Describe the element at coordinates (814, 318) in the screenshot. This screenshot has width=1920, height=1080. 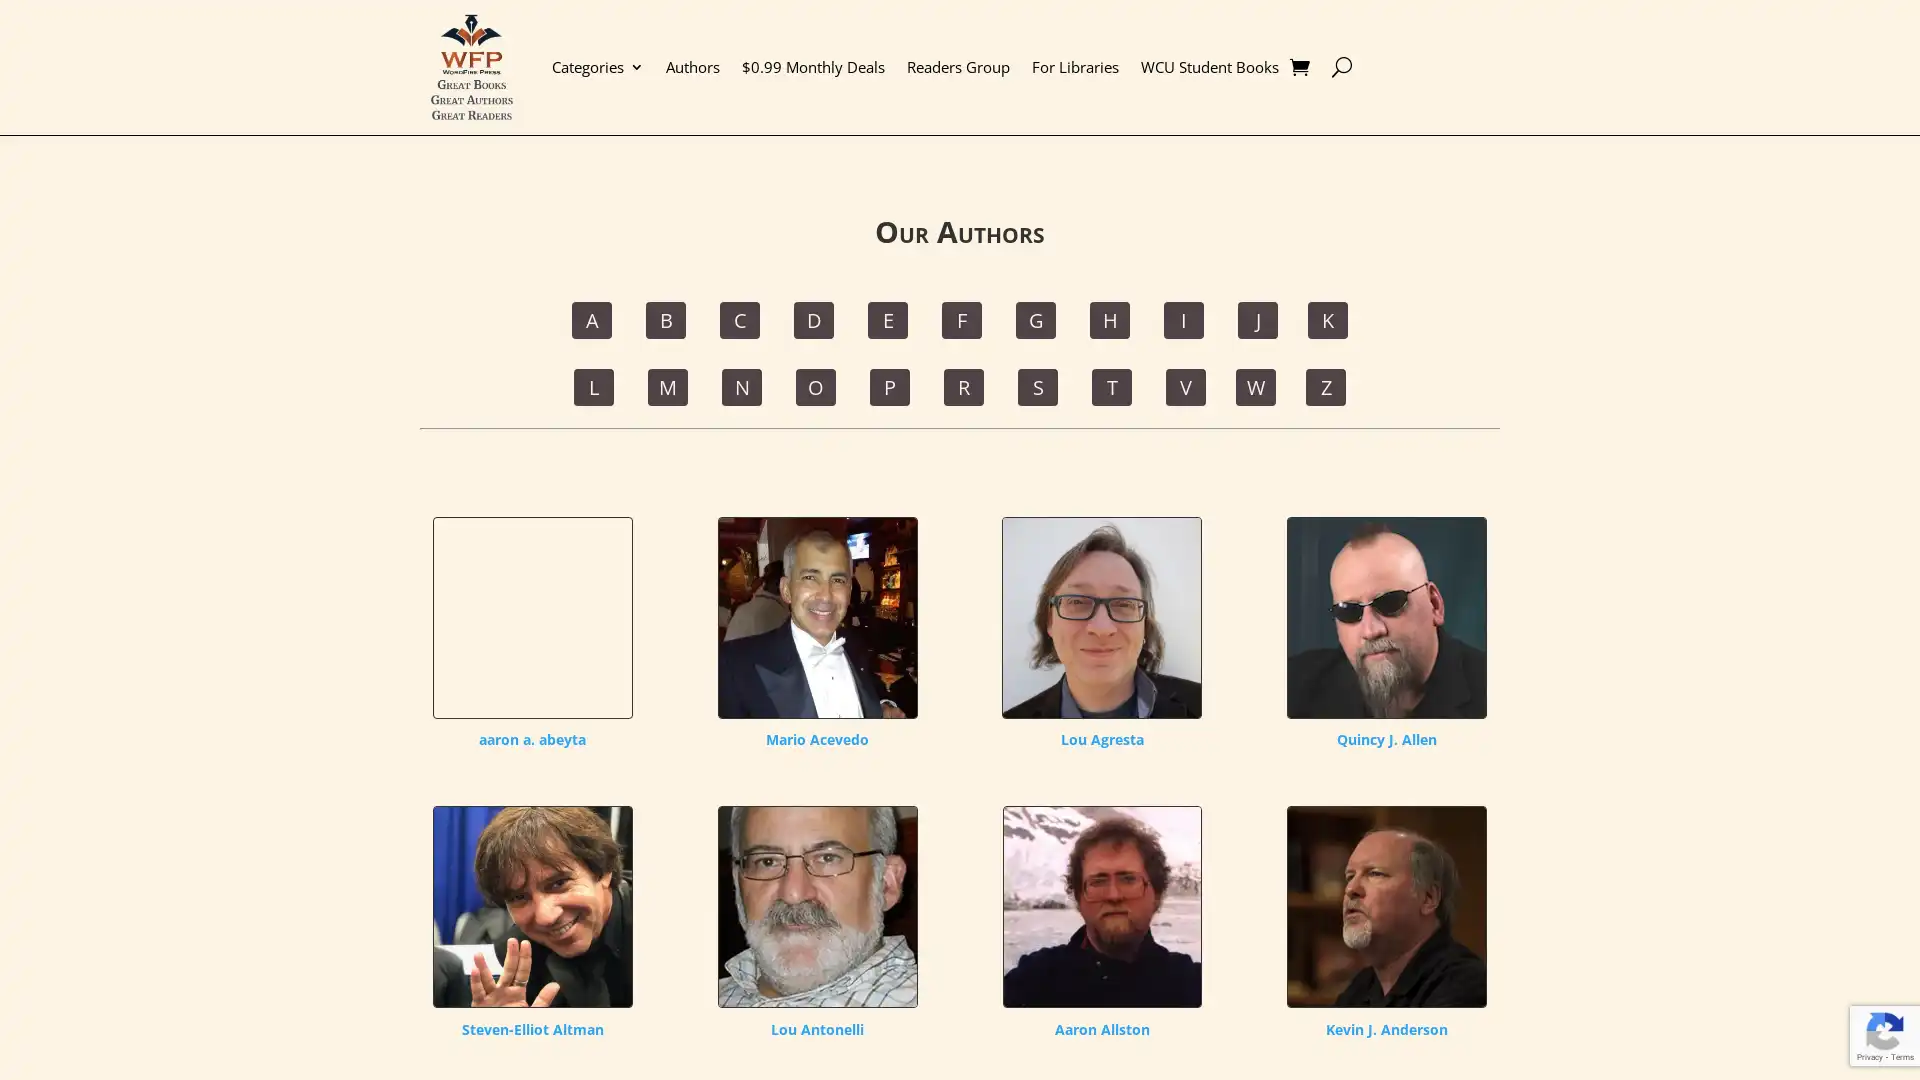
I see `D` at that location.